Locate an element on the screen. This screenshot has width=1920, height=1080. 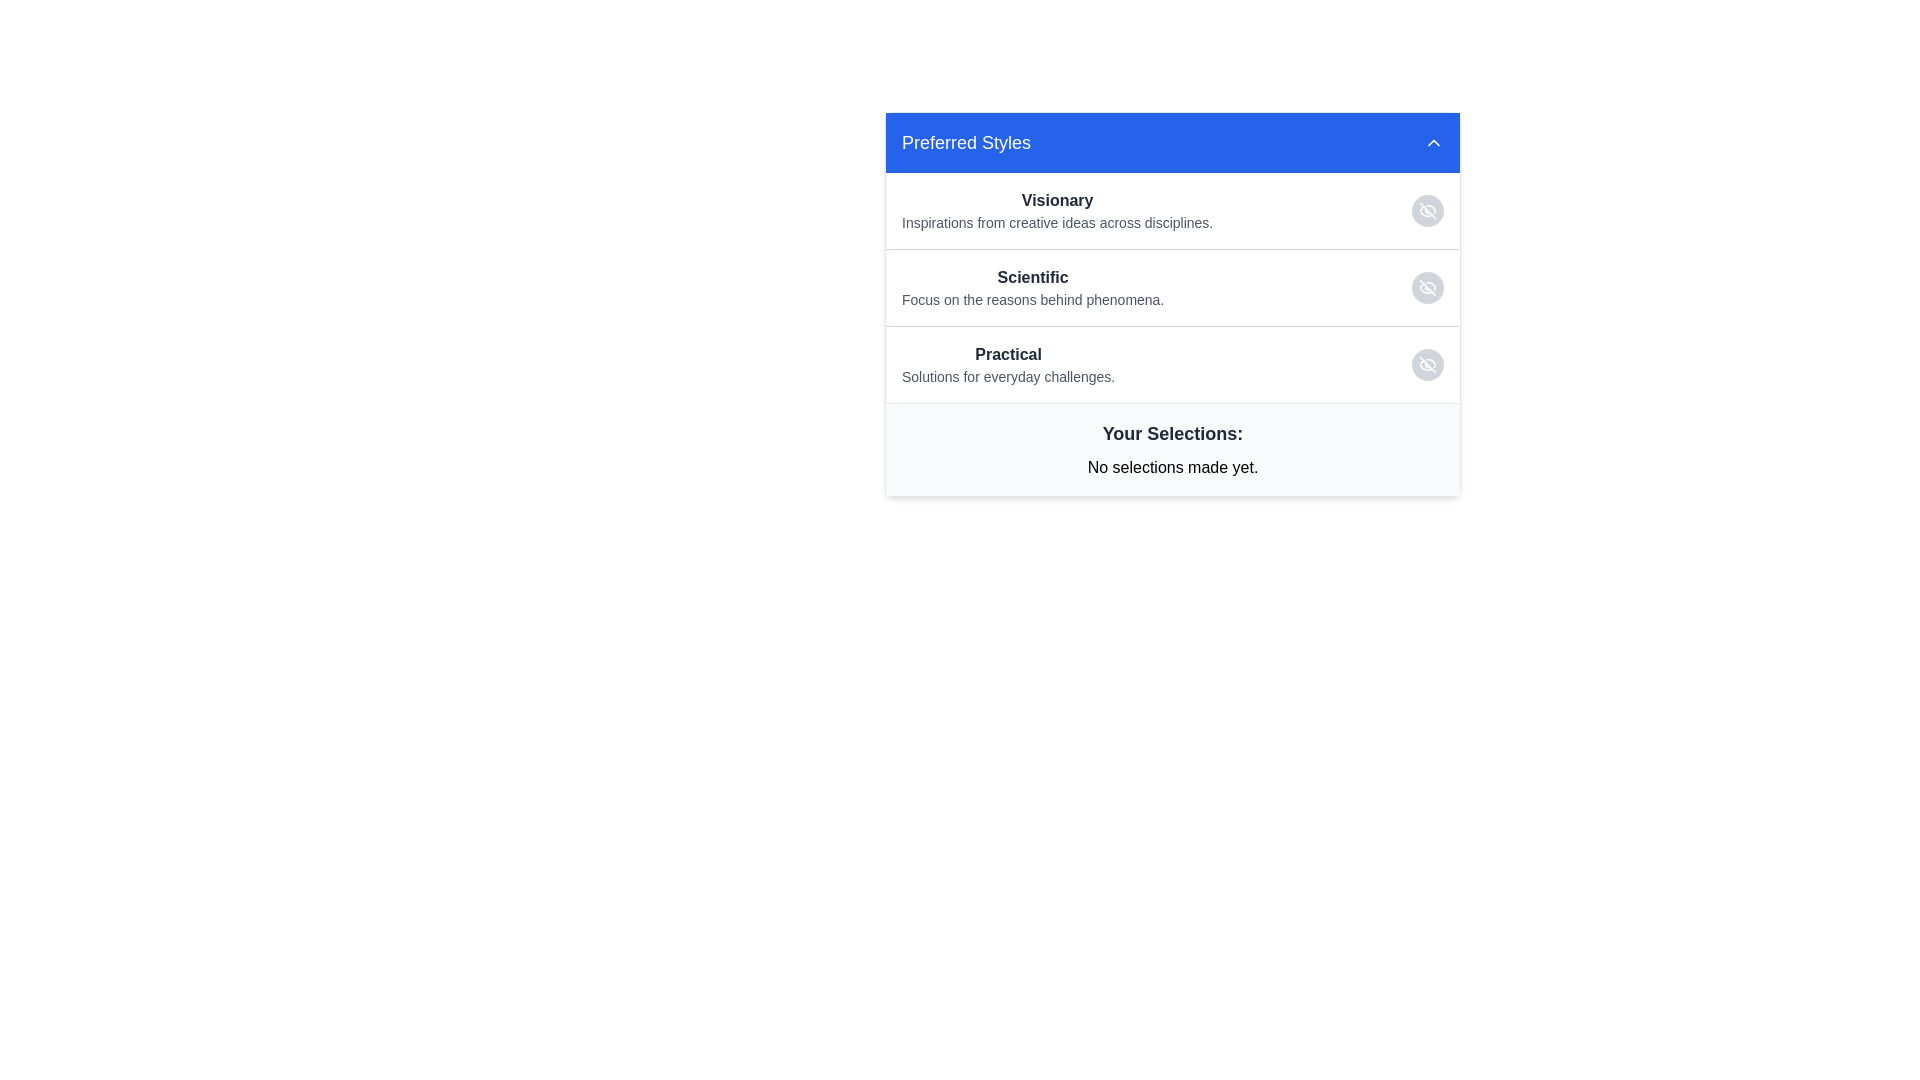
content displayed in the informational text section located below the 'Practical' section in the interface is located at coordinates (1172, 448).